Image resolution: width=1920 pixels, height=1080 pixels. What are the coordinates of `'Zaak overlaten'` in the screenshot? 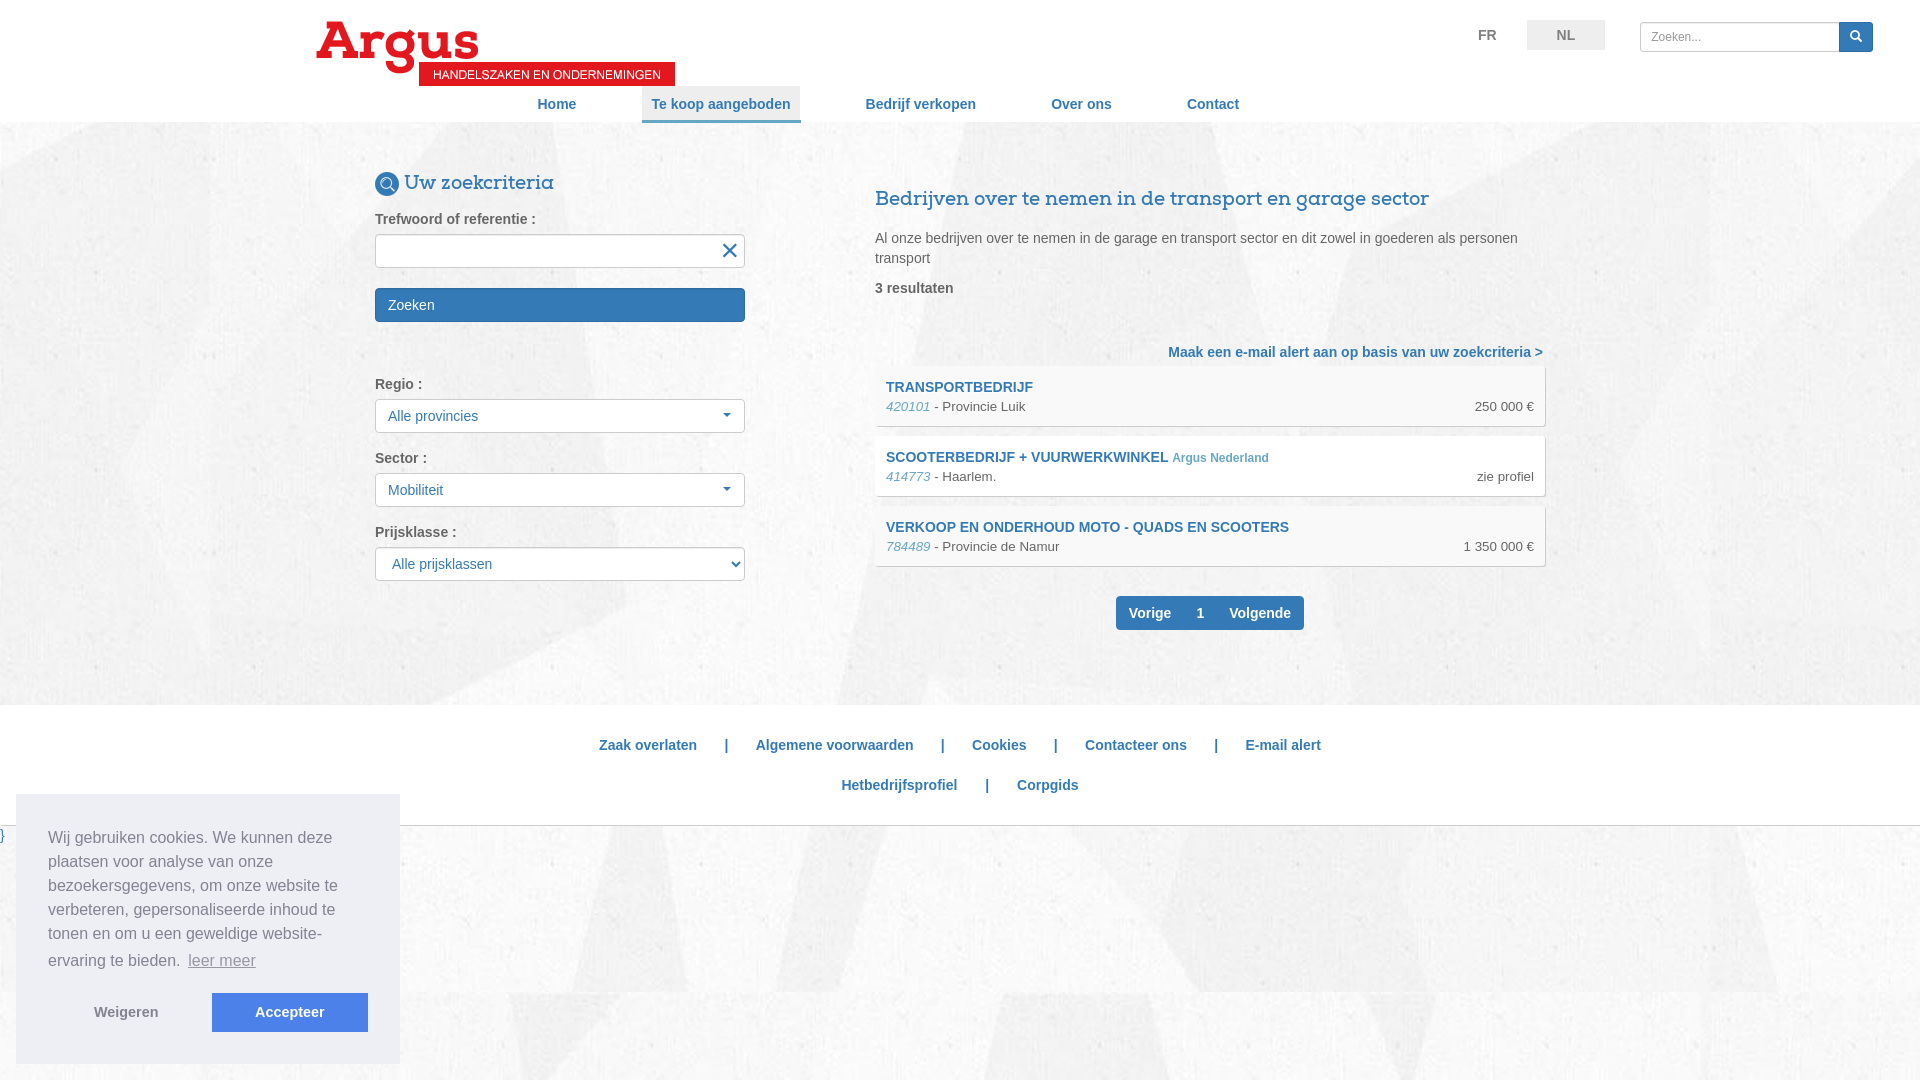 It's located at (648, 744).